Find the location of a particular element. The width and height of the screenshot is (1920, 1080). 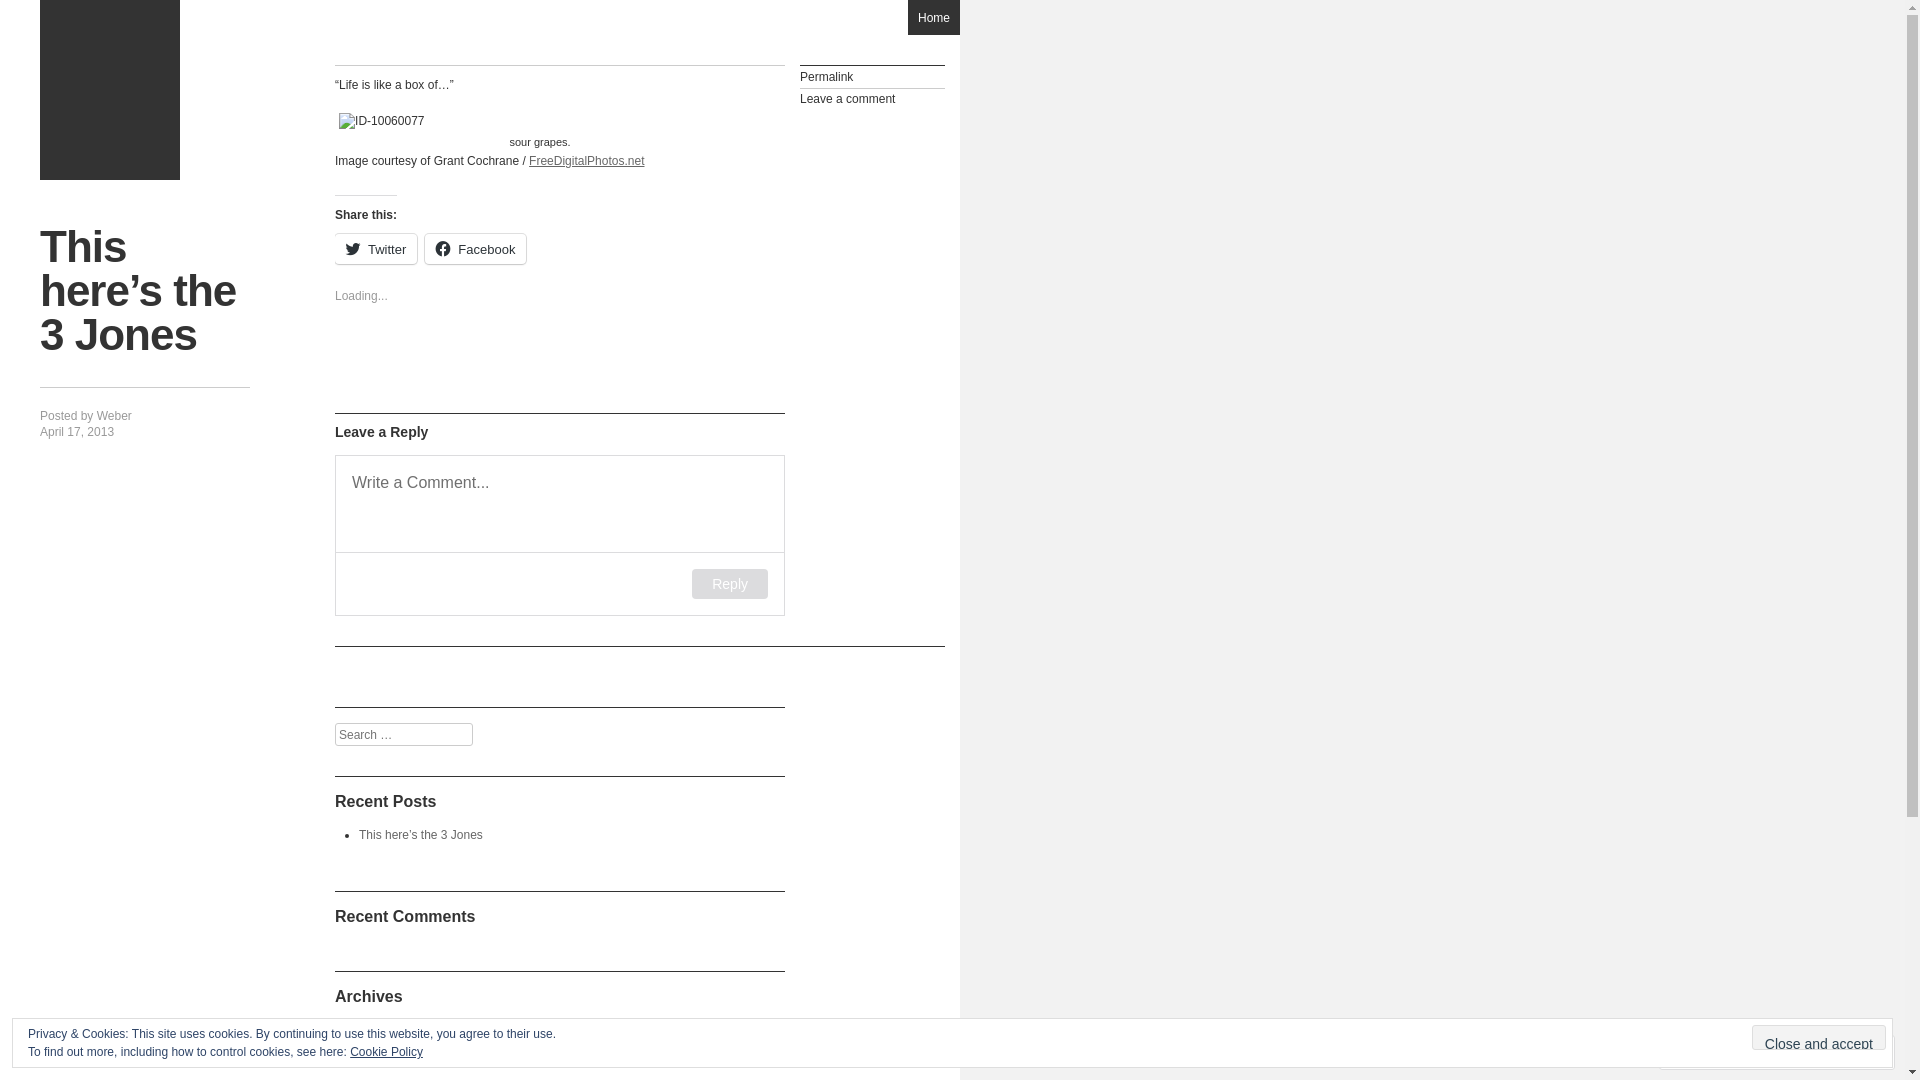

'Search' is located at coordinates (0, 12).